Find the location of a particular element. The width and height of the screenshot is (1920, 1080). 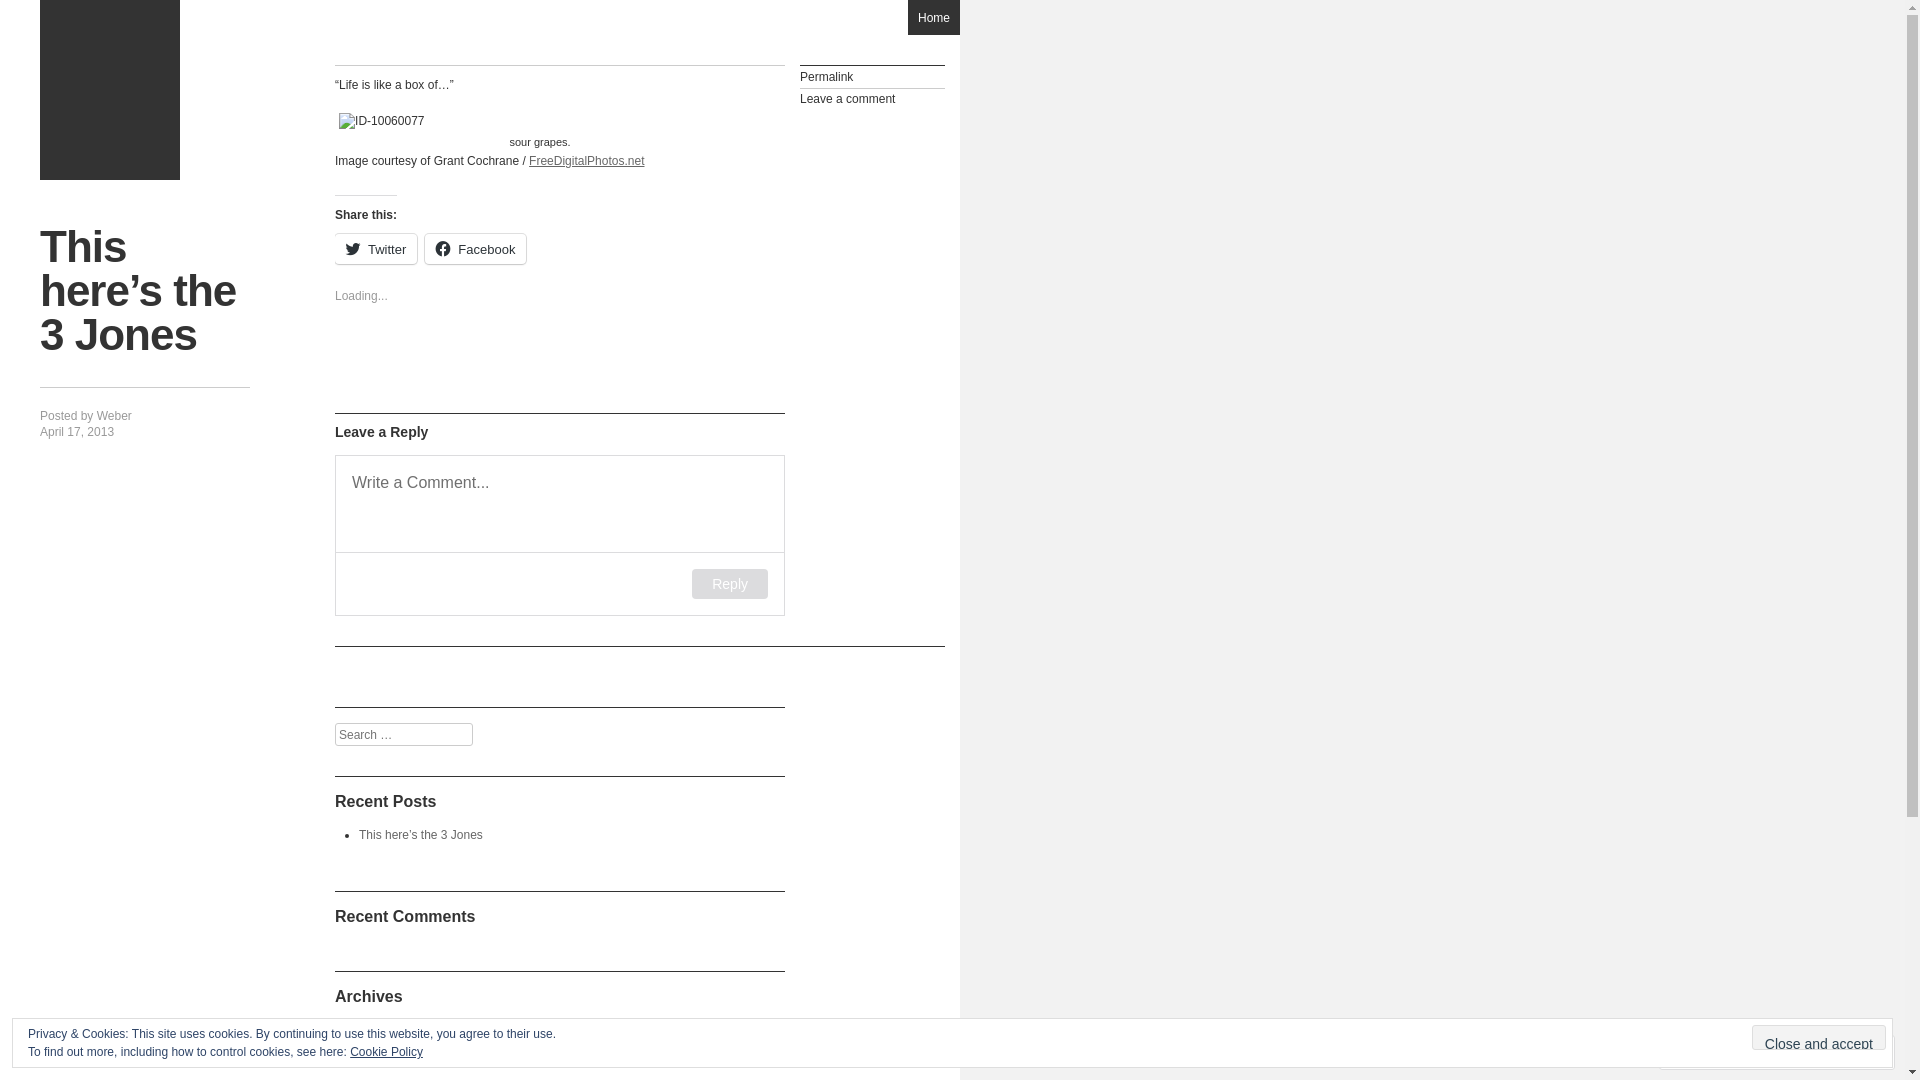

'Search' is located at coordinates (0, 12).